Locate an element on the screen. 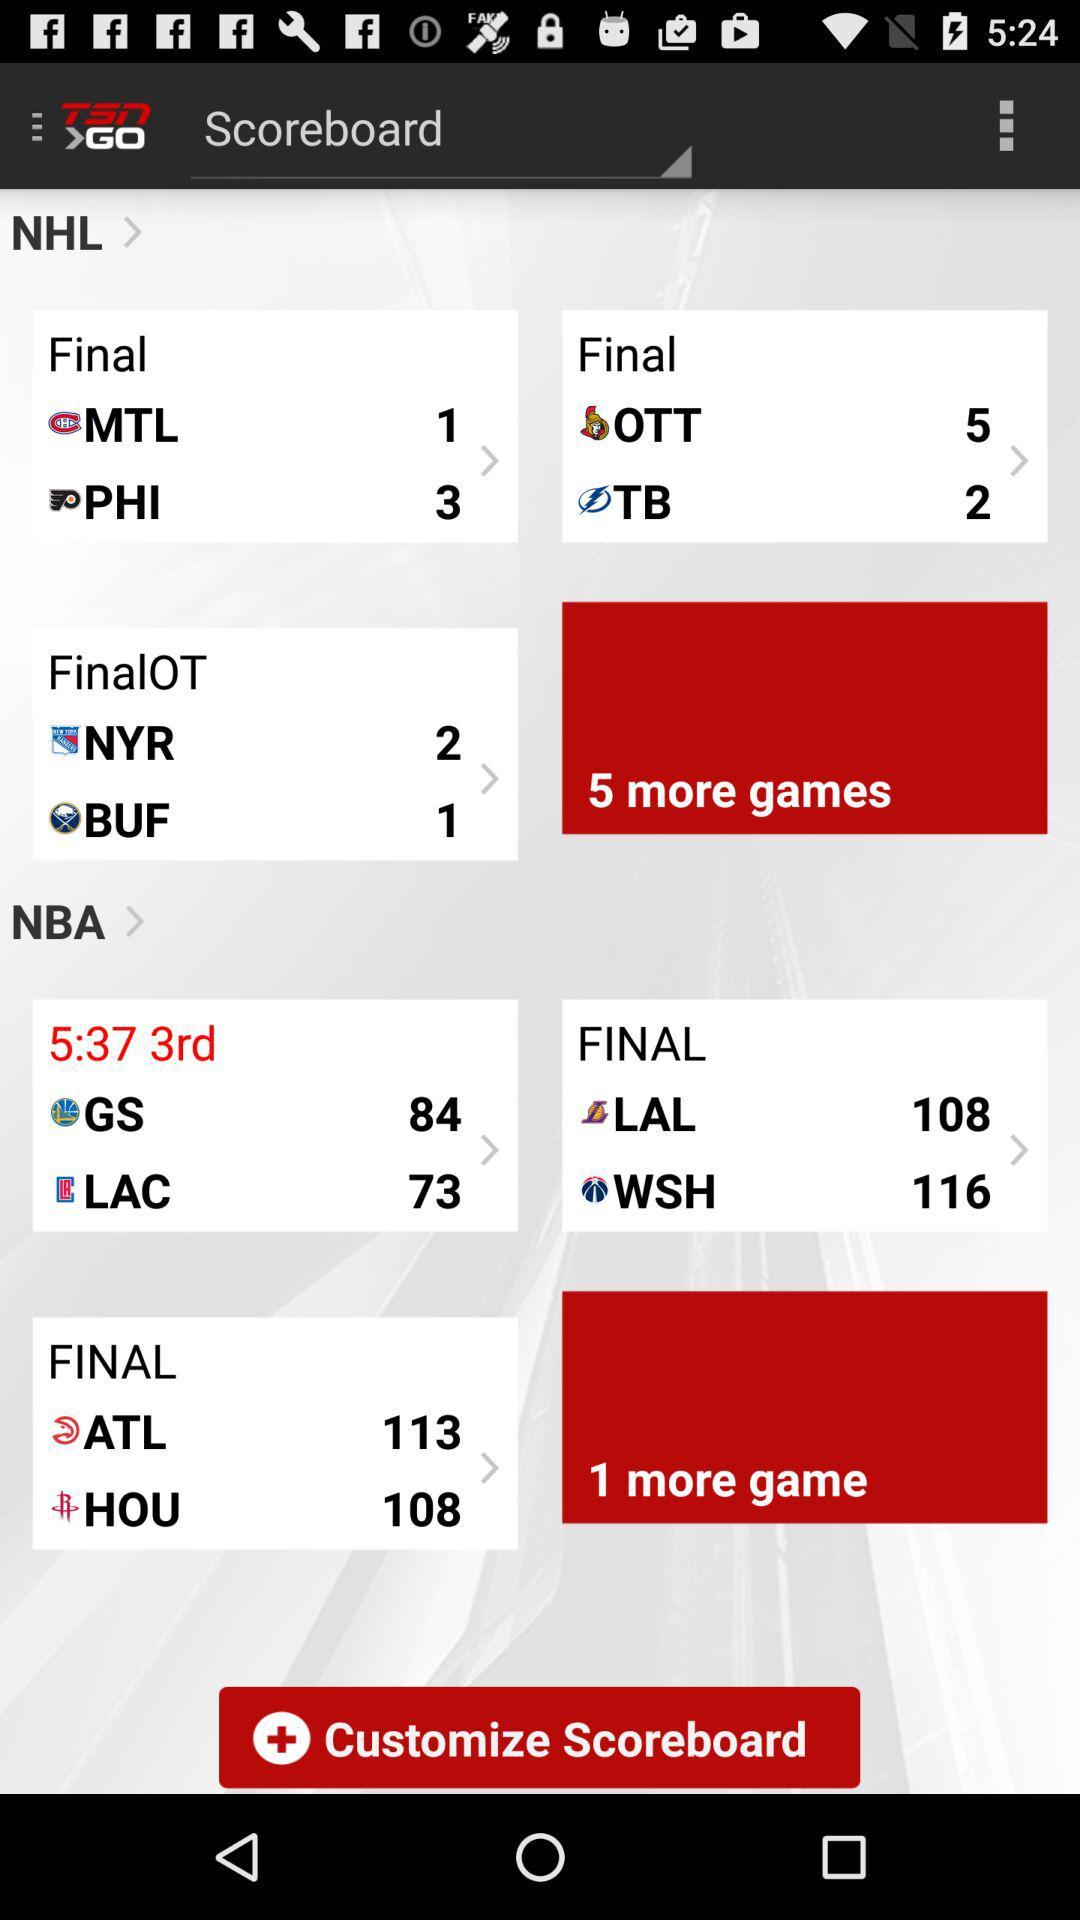 The image size is (1080, 1920). item to the right of scoreboard is located at coordinates (1006, 124).